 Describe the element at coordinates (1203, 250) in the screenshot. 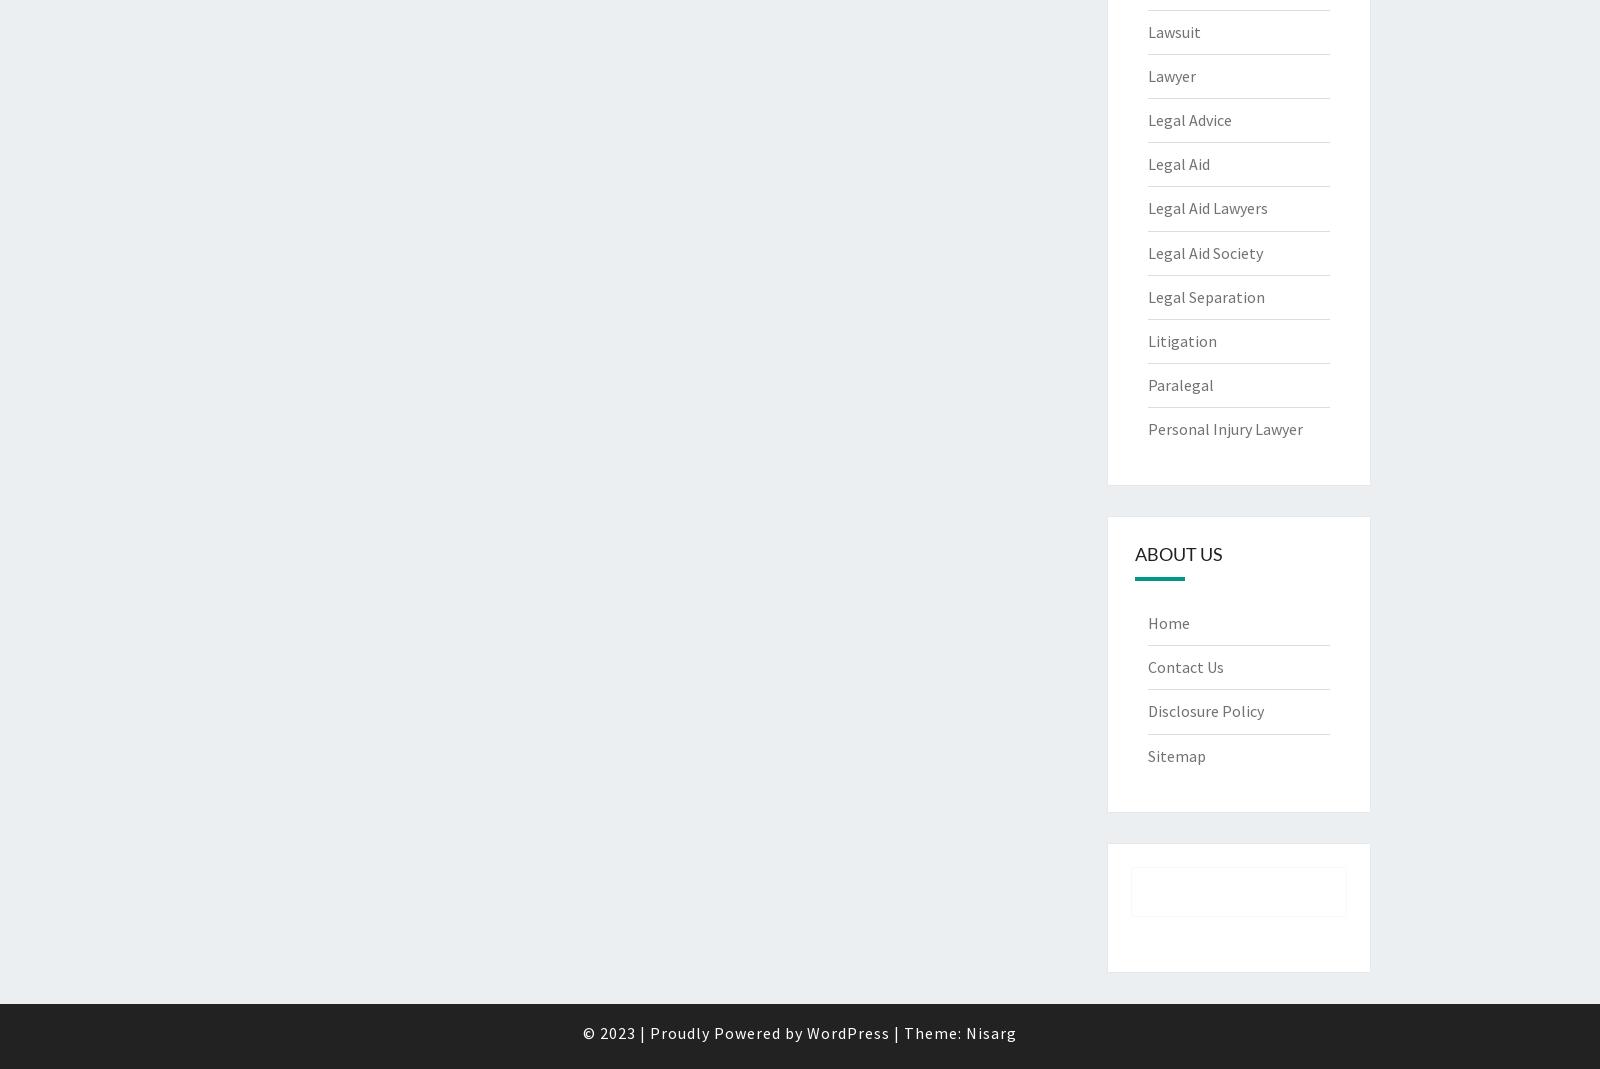

I see `'Legal Aid Society'` at that location.